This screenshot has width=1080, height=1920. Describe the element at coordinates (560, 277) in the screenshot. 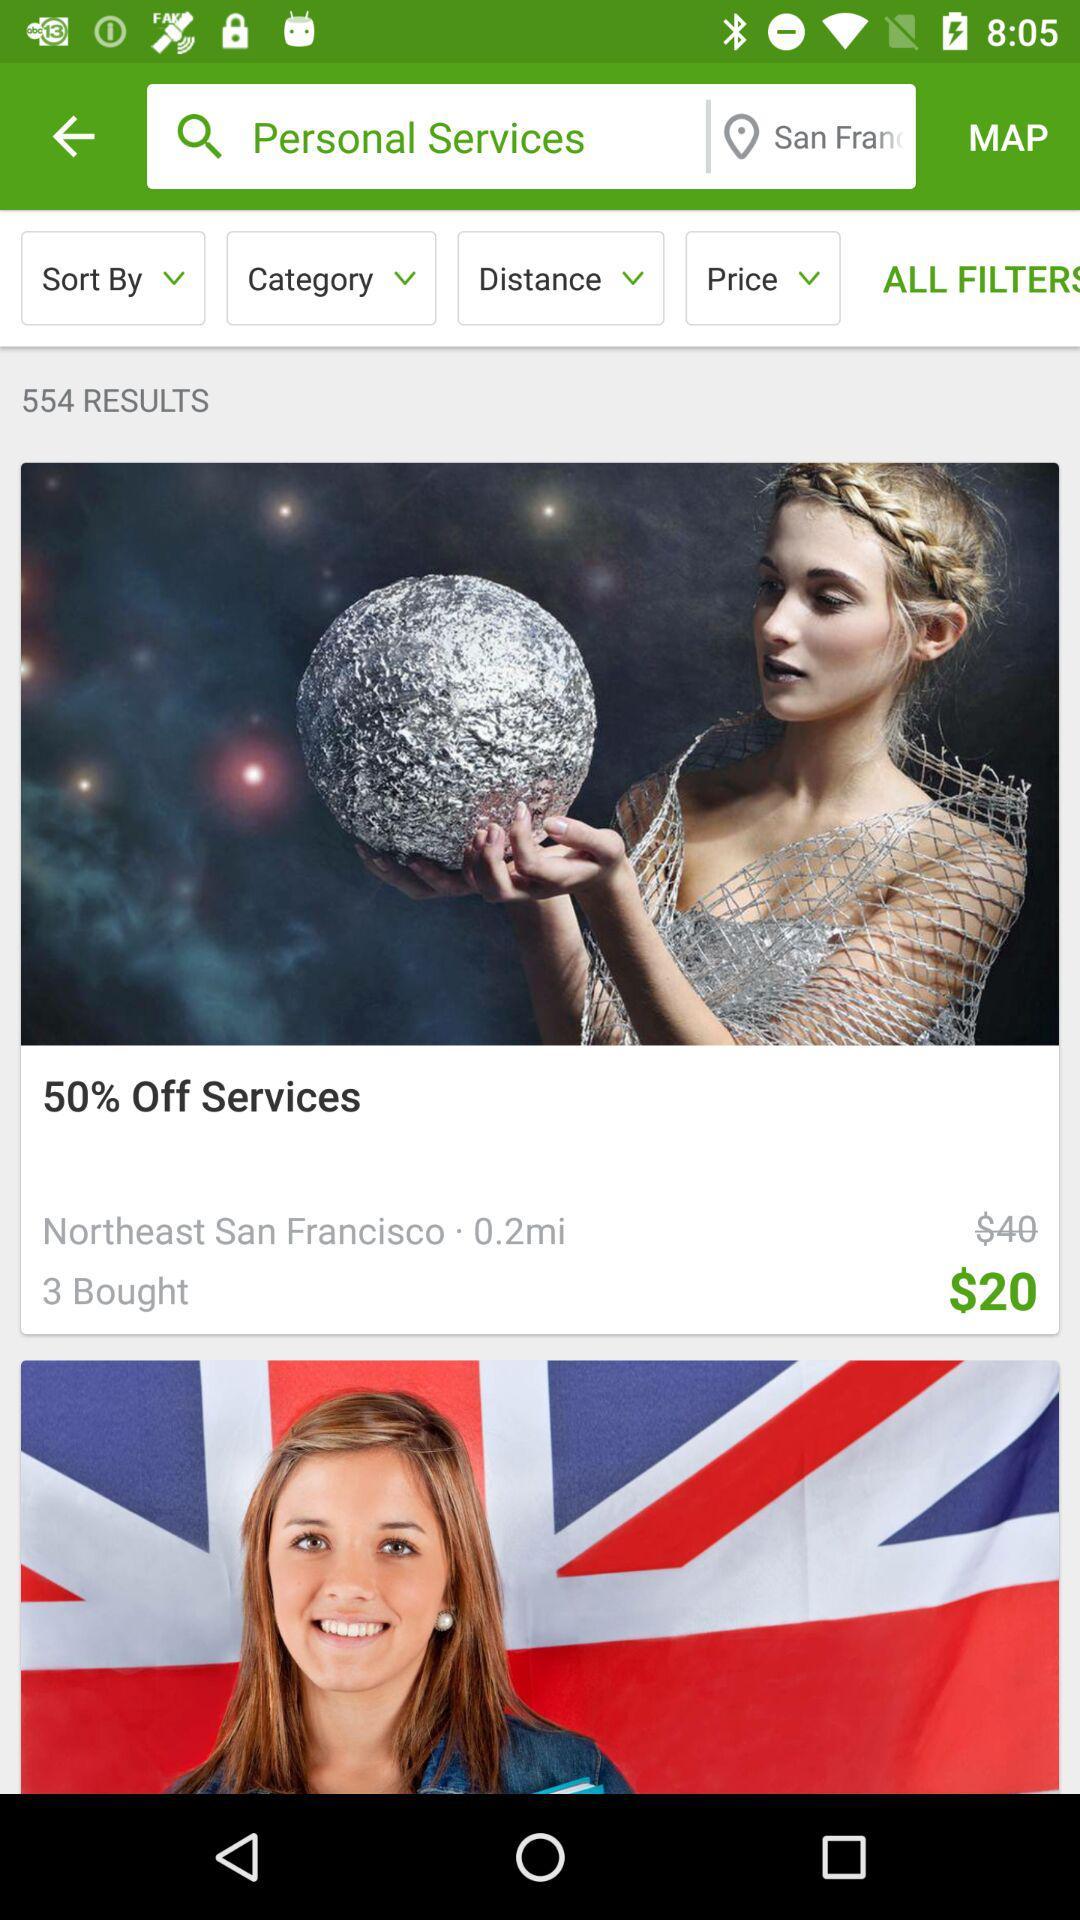

I see `item above the 554 results icon` at that location.